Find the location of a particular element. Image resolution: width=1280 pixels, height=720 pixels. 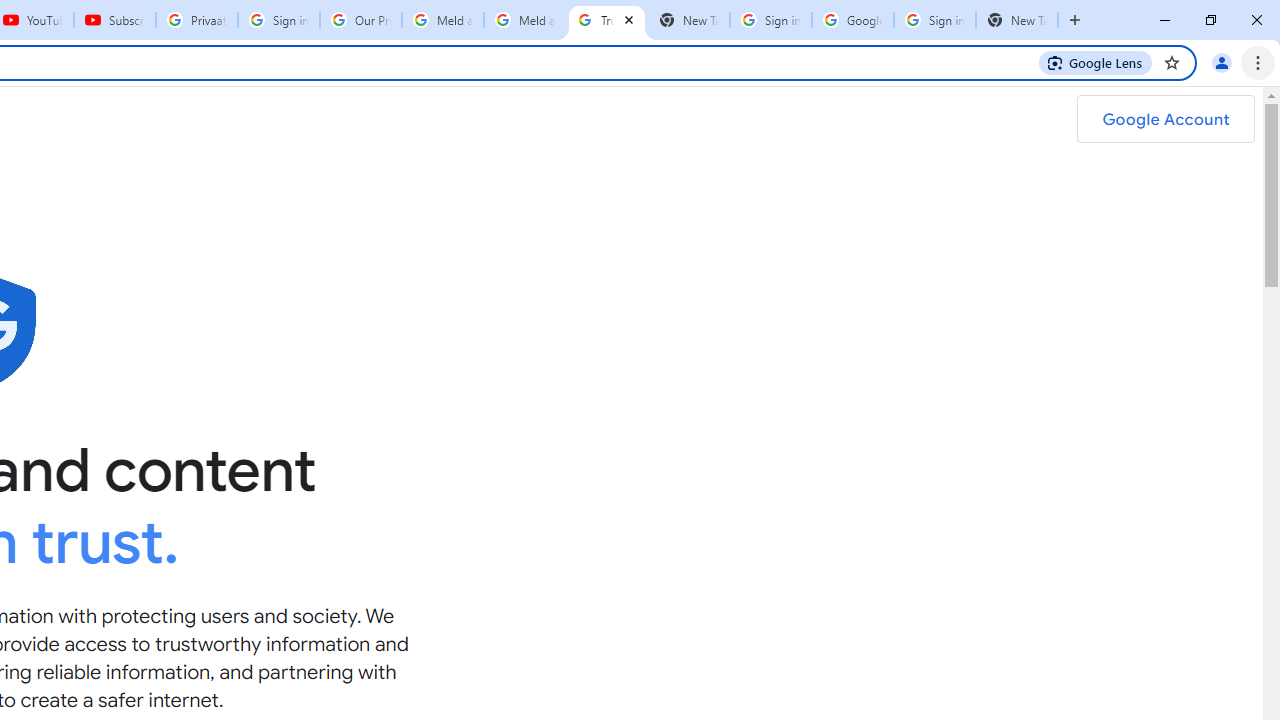

'Sign in - Google Accounts' is located at coordinates (934, 20).